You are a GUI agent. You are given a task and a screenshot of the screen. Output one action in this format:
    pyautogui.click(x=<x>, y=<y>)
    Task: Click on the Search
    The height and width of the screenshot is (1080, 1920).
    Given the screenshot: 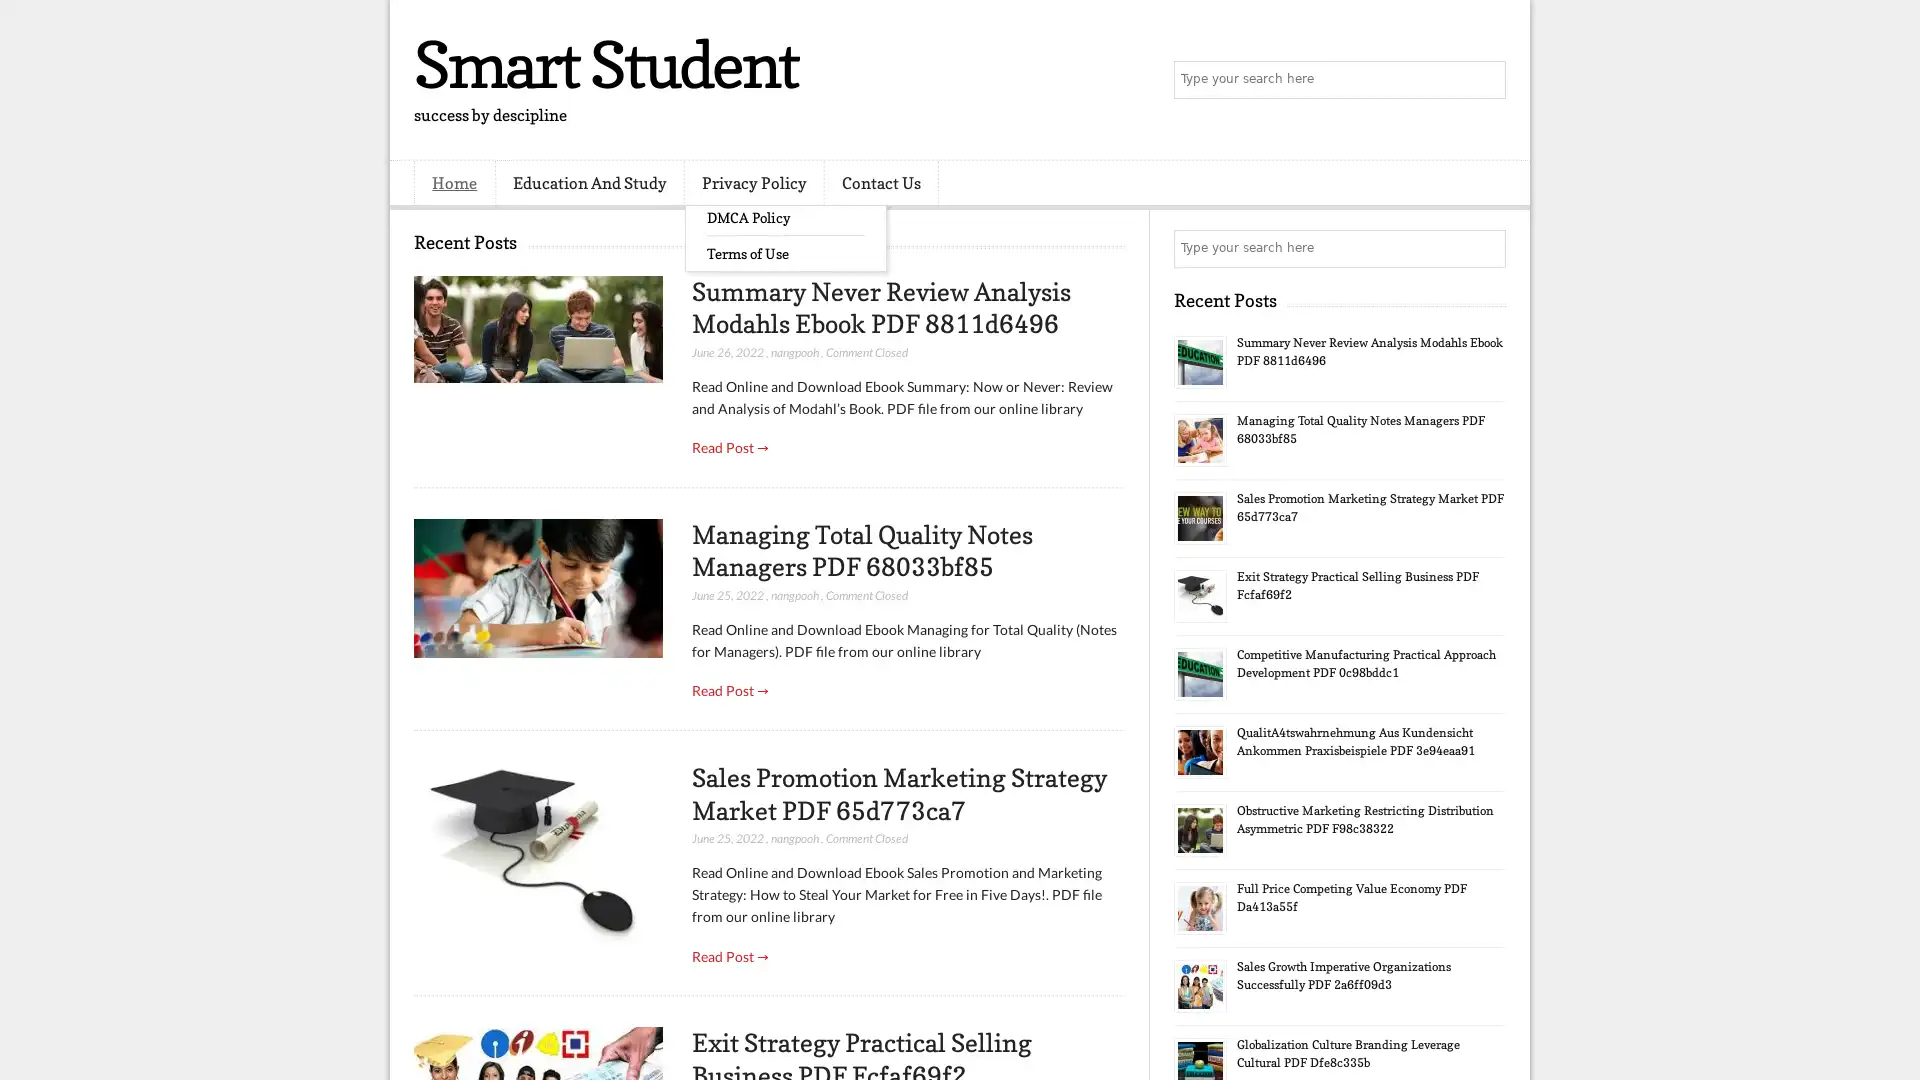 What is the action you would take?
    pyautogui.click(x=1485, y=80)
    